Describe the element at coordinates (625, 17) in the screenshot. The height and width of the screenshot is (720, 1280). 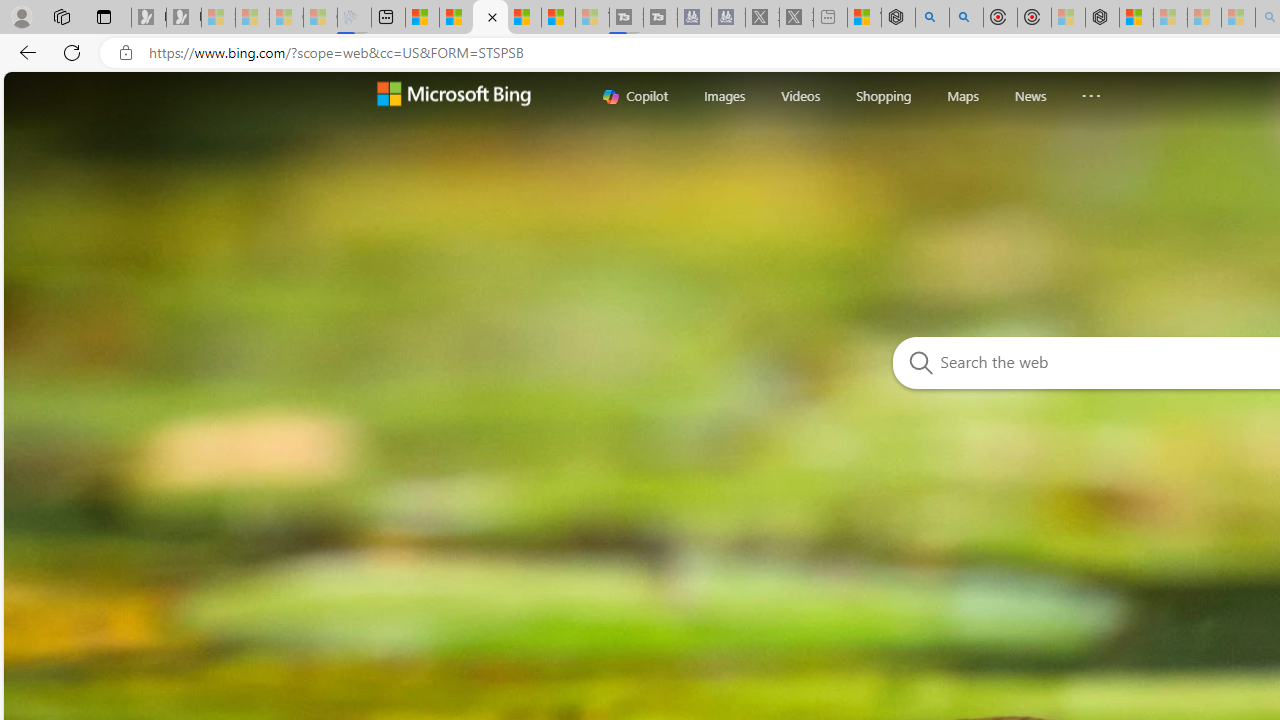
I see `'Streaming Coverage | T3 - Sleeping'` at that location.